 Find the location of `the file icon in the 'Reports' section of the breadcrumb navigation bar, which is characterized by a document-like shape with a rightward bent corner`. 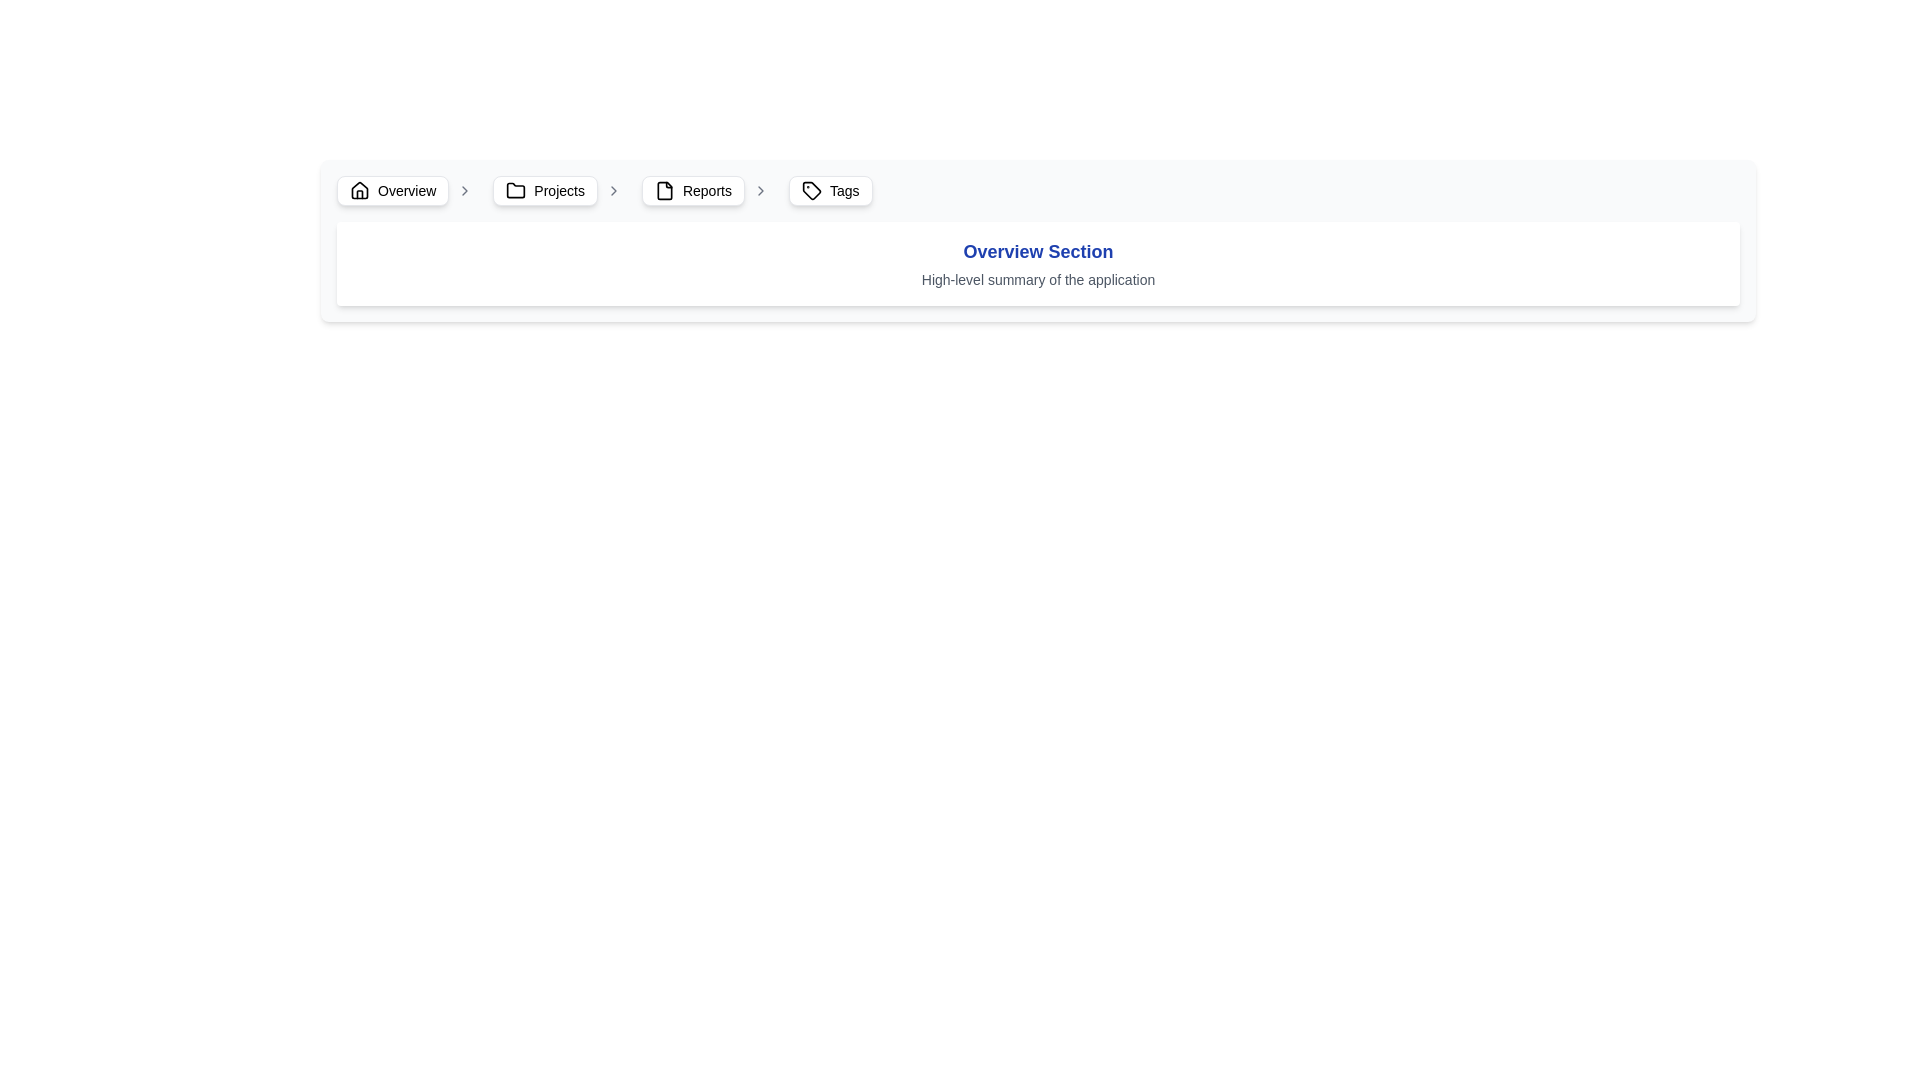

the file icon in the 'Reports' section of the breadcrumb navigation bar, which is characterized by a document-like shape with a rightward bent corner is located at coordinates (664, 191).